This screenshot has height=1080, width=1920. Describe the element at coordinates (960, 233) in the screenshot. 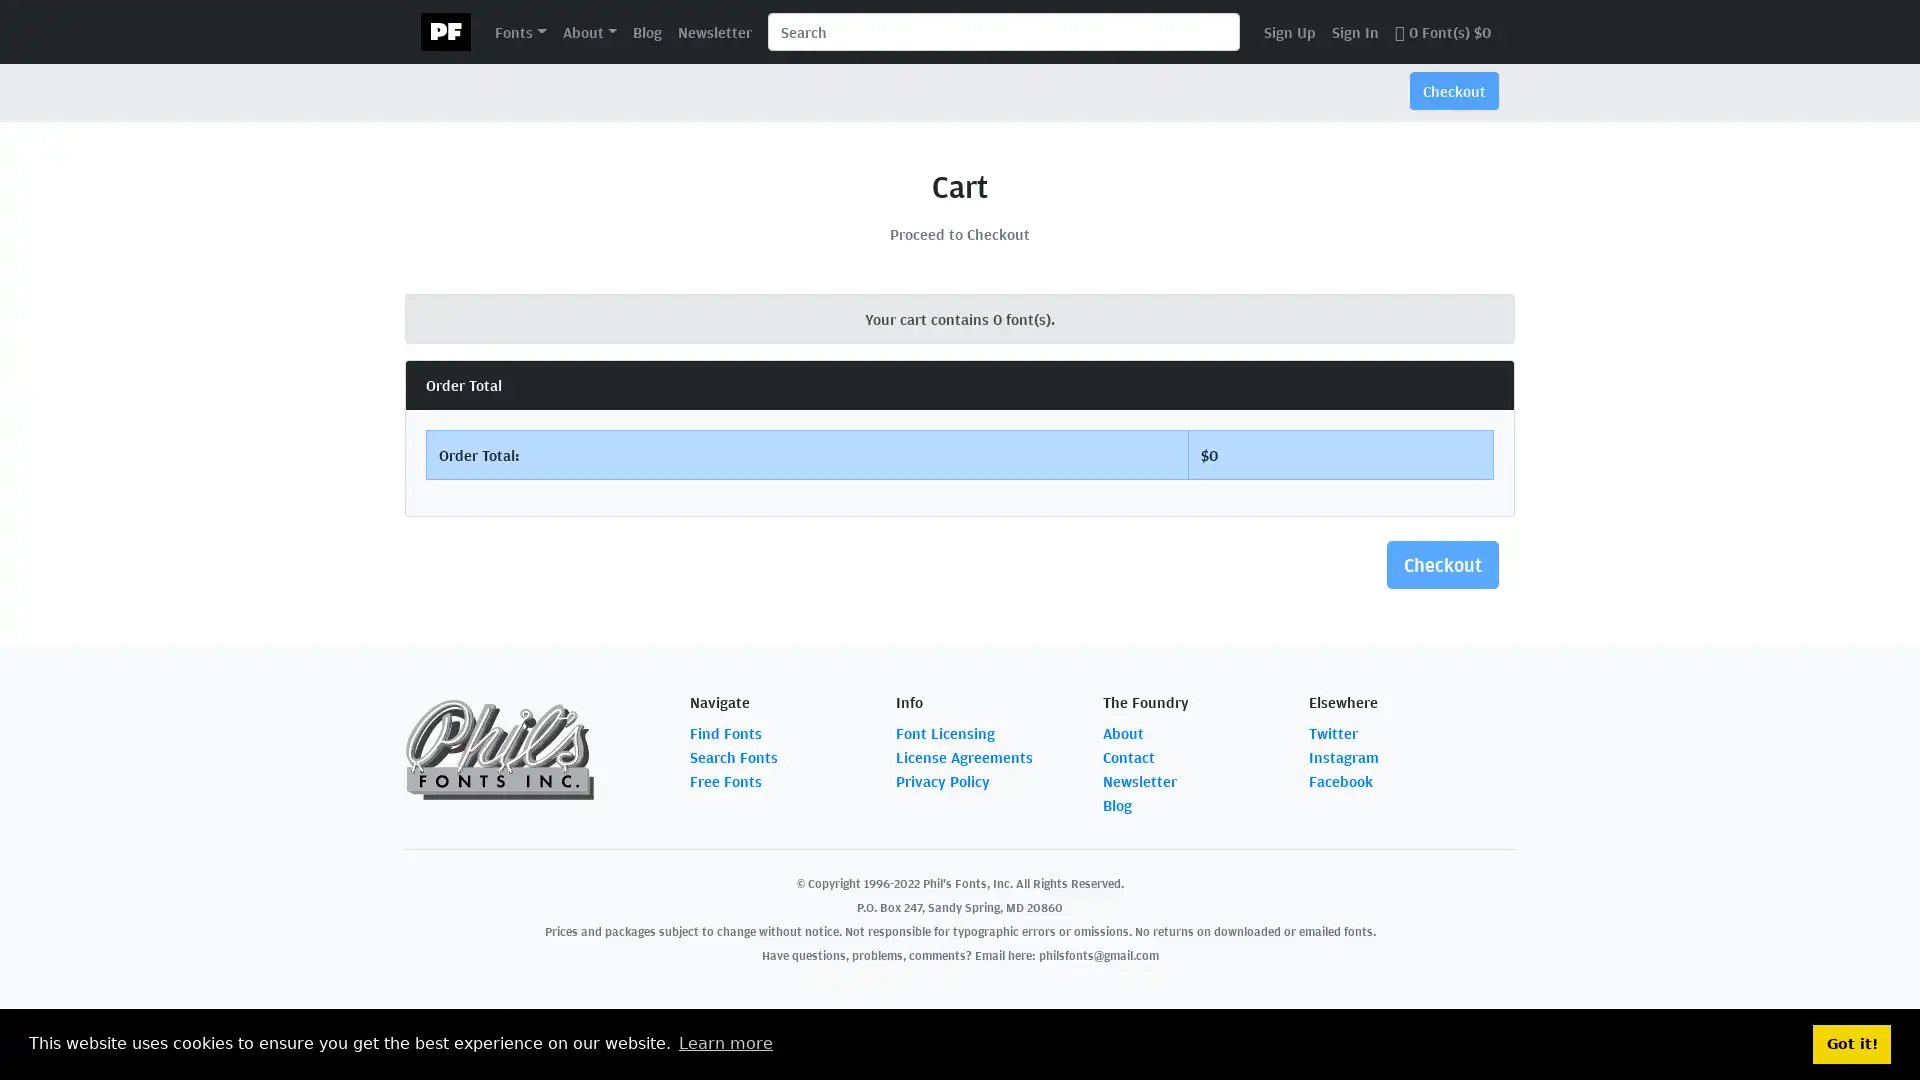

I see `Proceed to Checkout` at that location.